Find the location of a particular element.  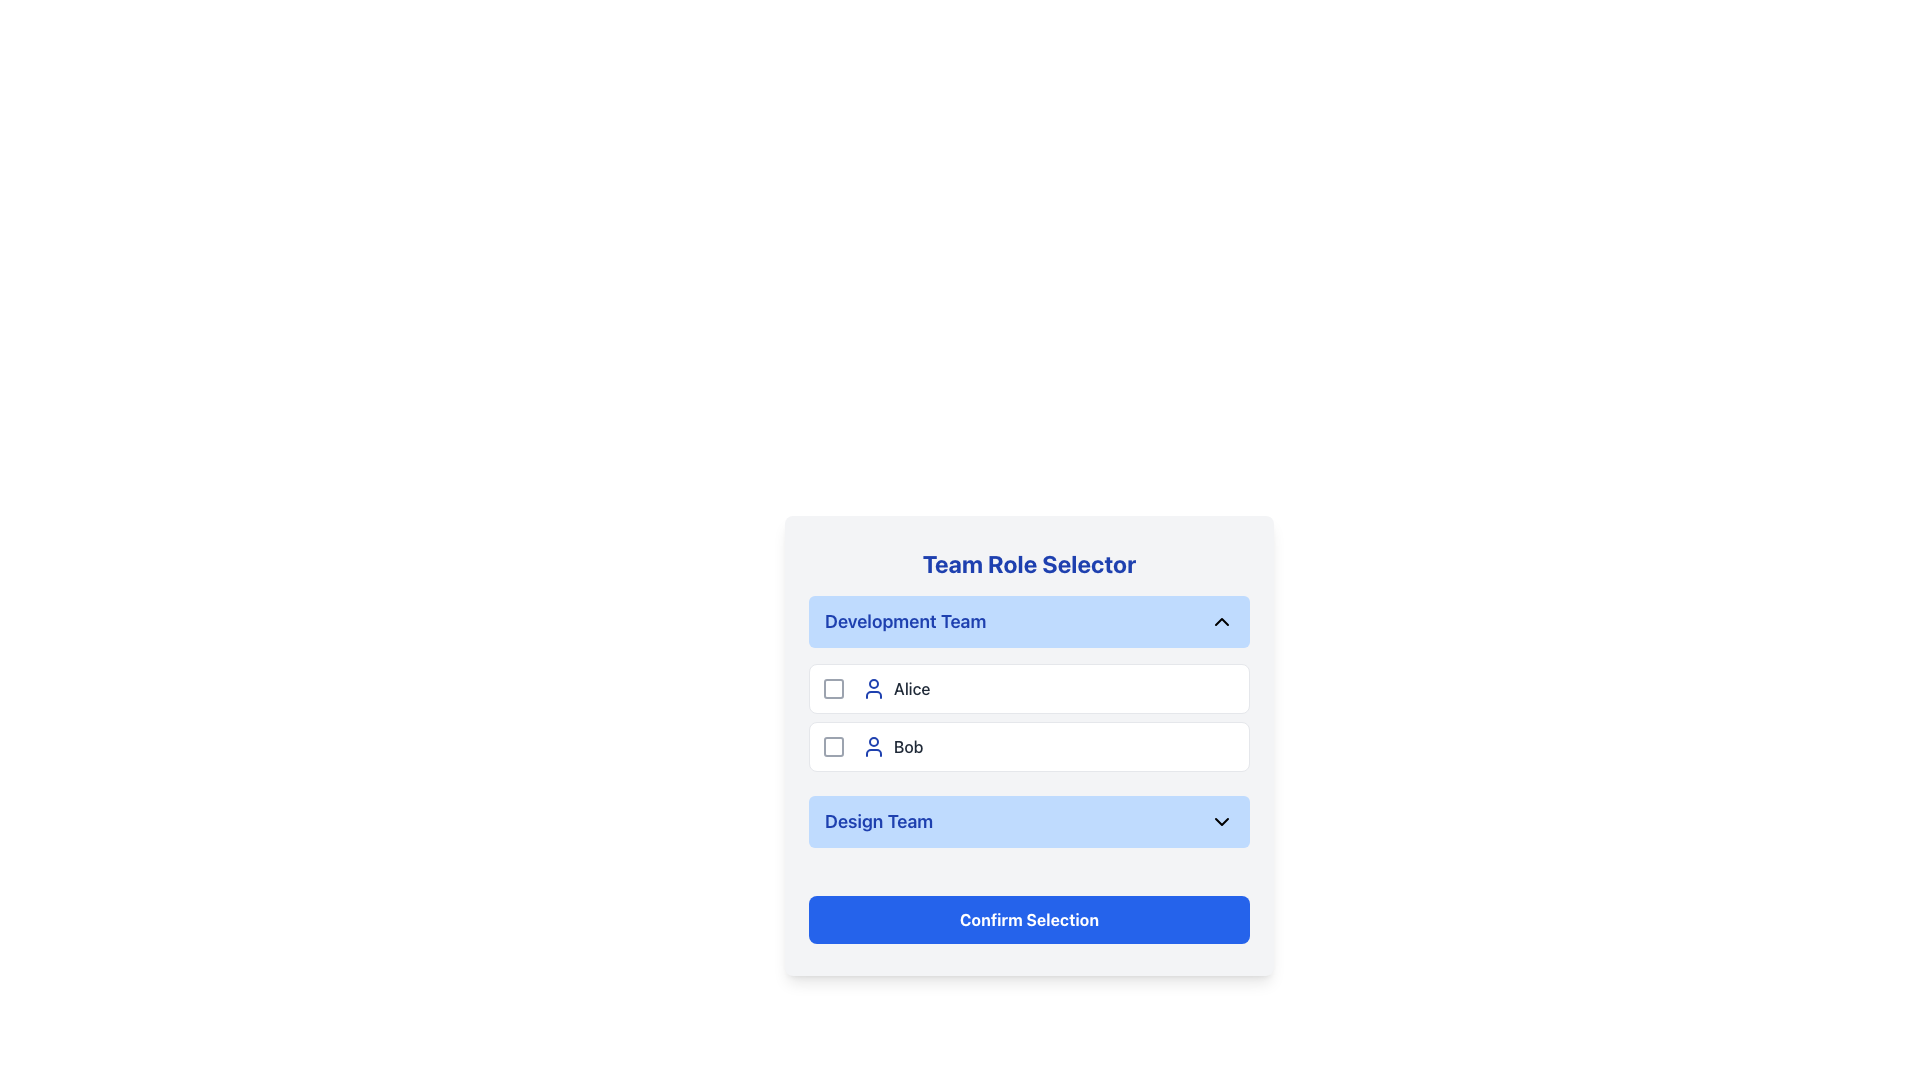

the checkbox element with a gray border located adjacent to the blue user icon and the text 'Bob' is located at coordinates (834, 747).